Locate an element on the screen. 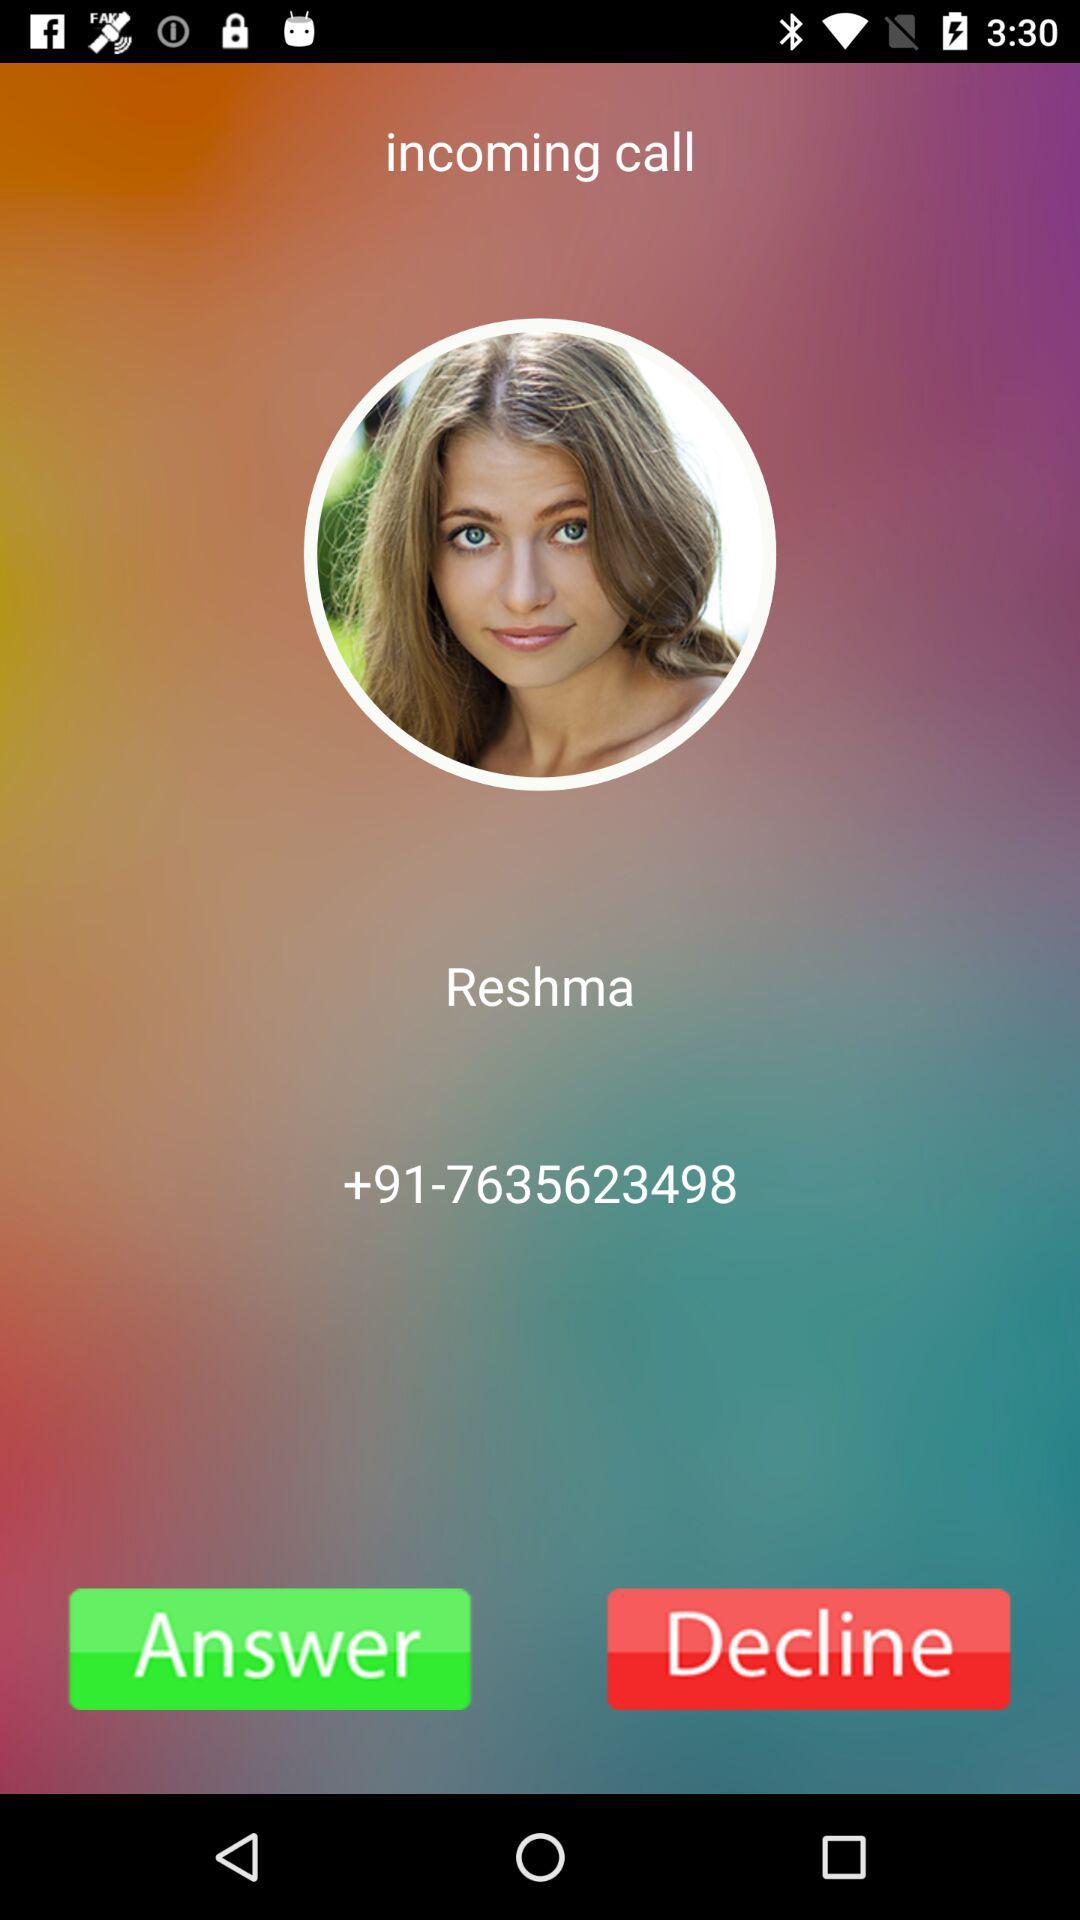 This screenshot has width=1080, height=1920. item at the bottom left corner is located at coordinates (270, 1649).